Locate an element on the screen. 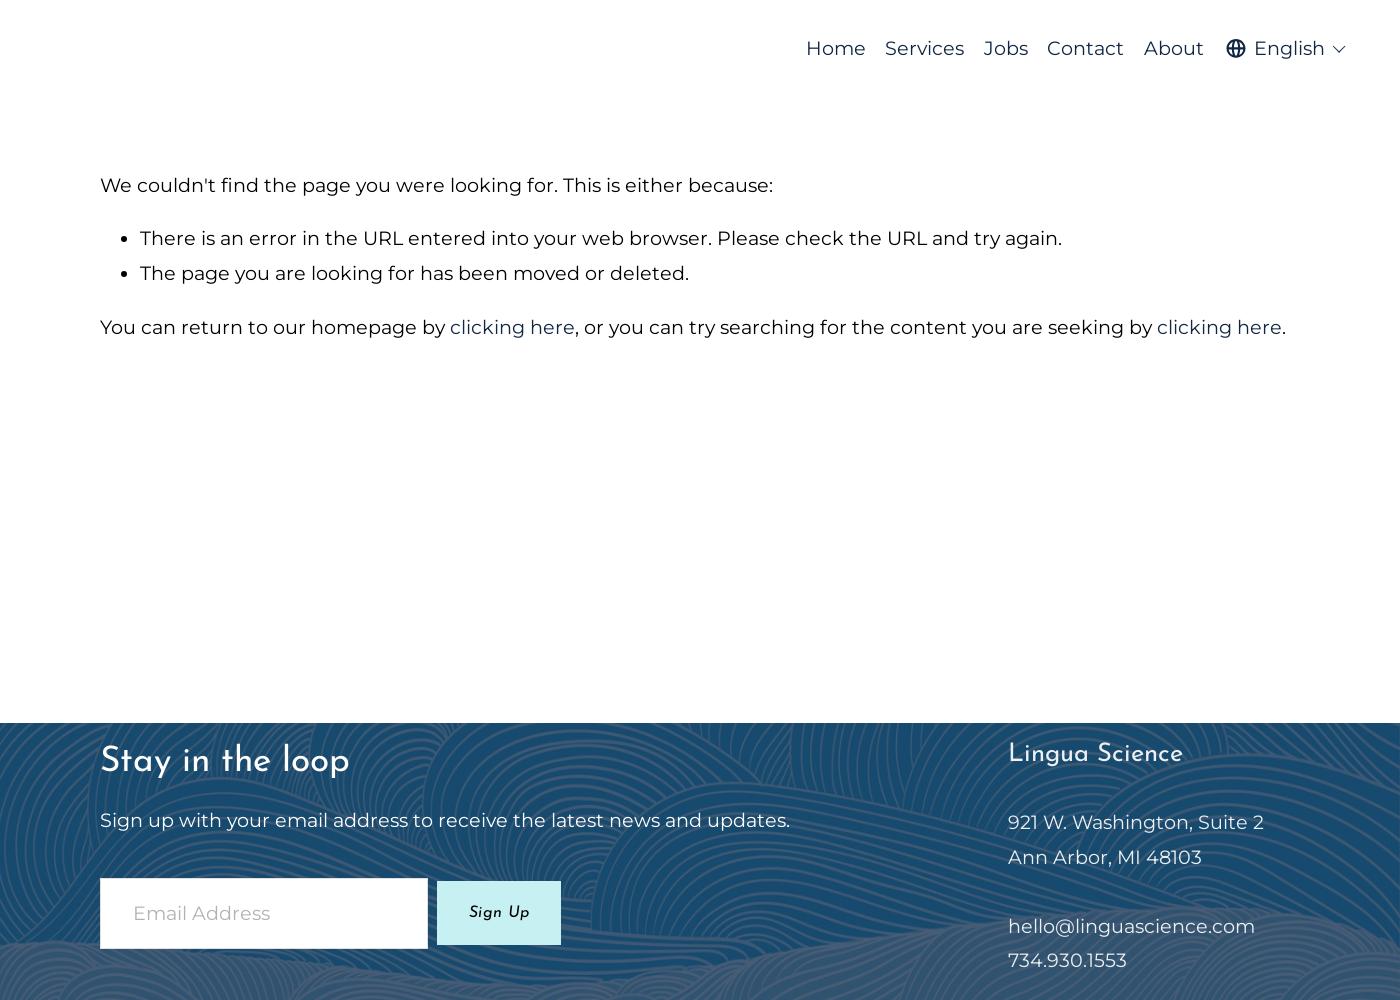  'We couldn't find the page you were looking for. This is either because:' is located at coordinates (436, 184).